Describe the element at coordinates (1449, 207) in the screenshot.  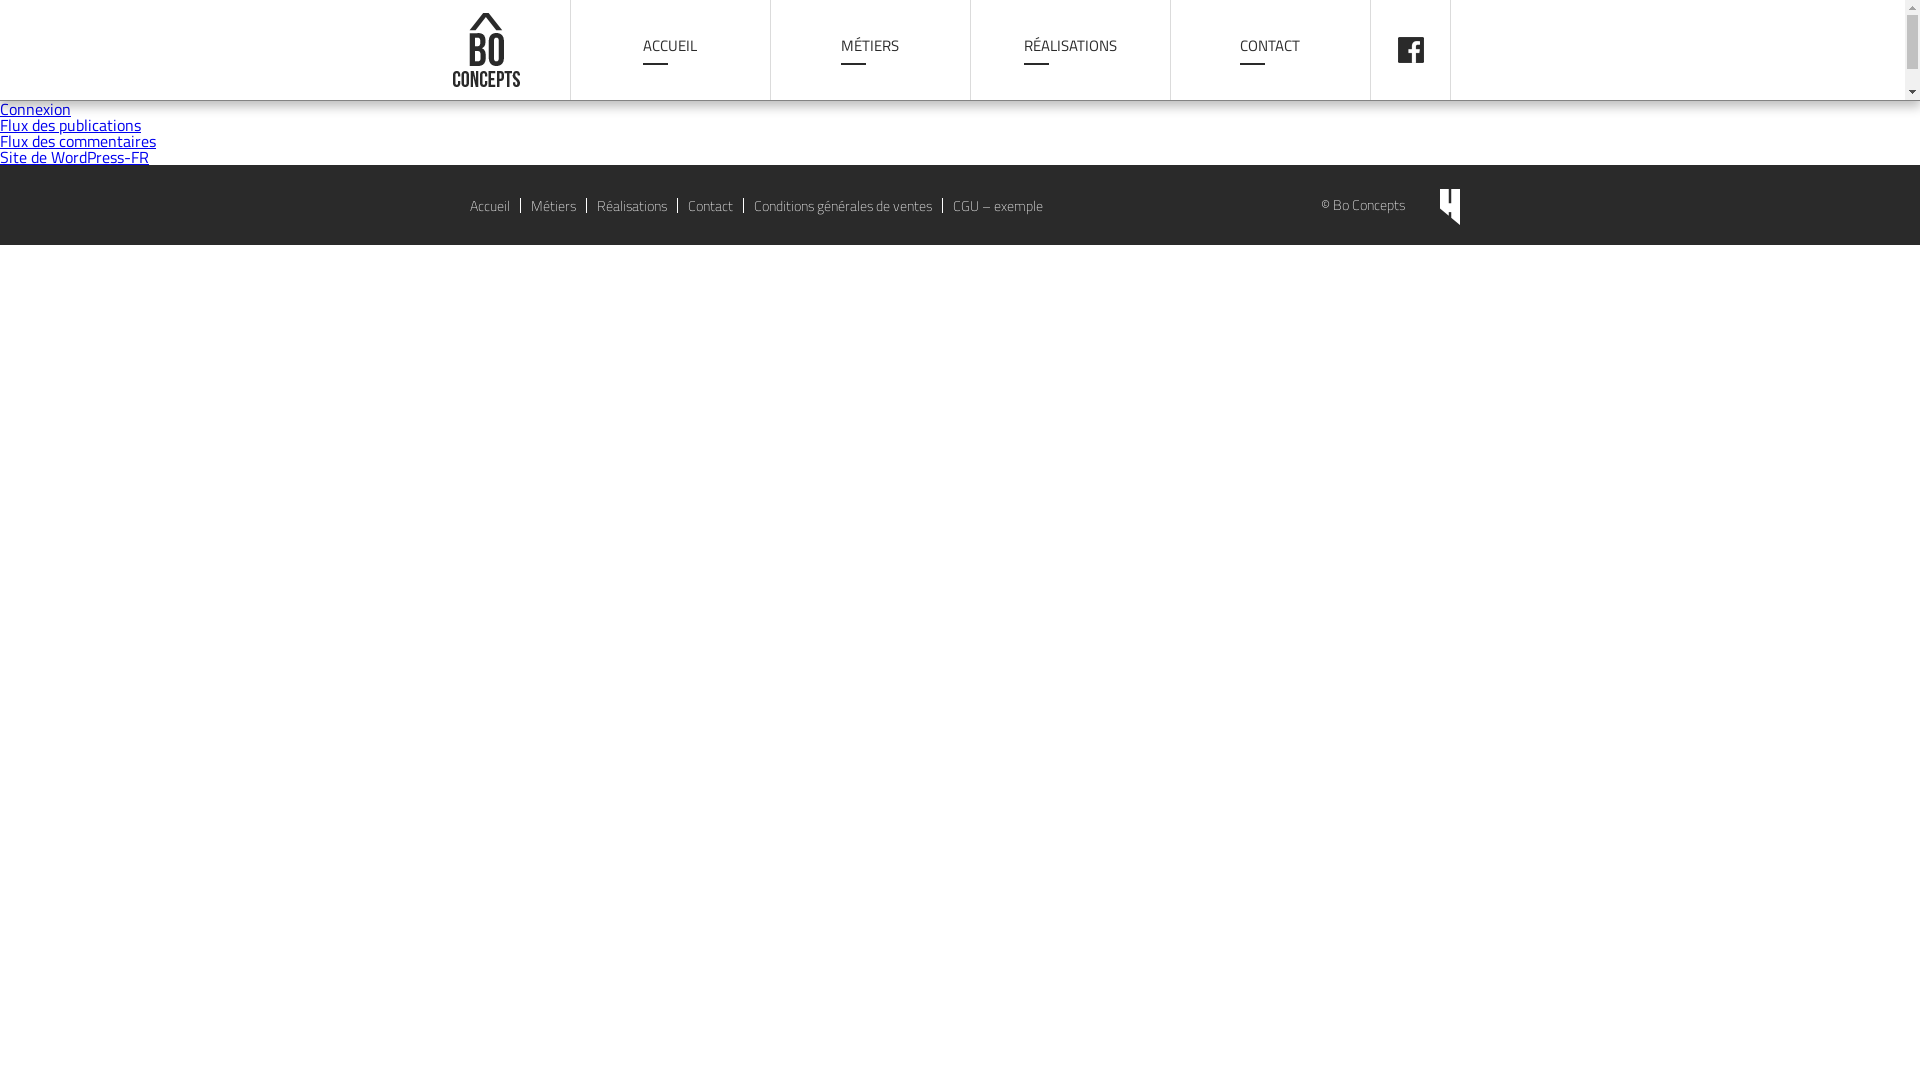
I see `'Website by Hungry Minds'` at that location.